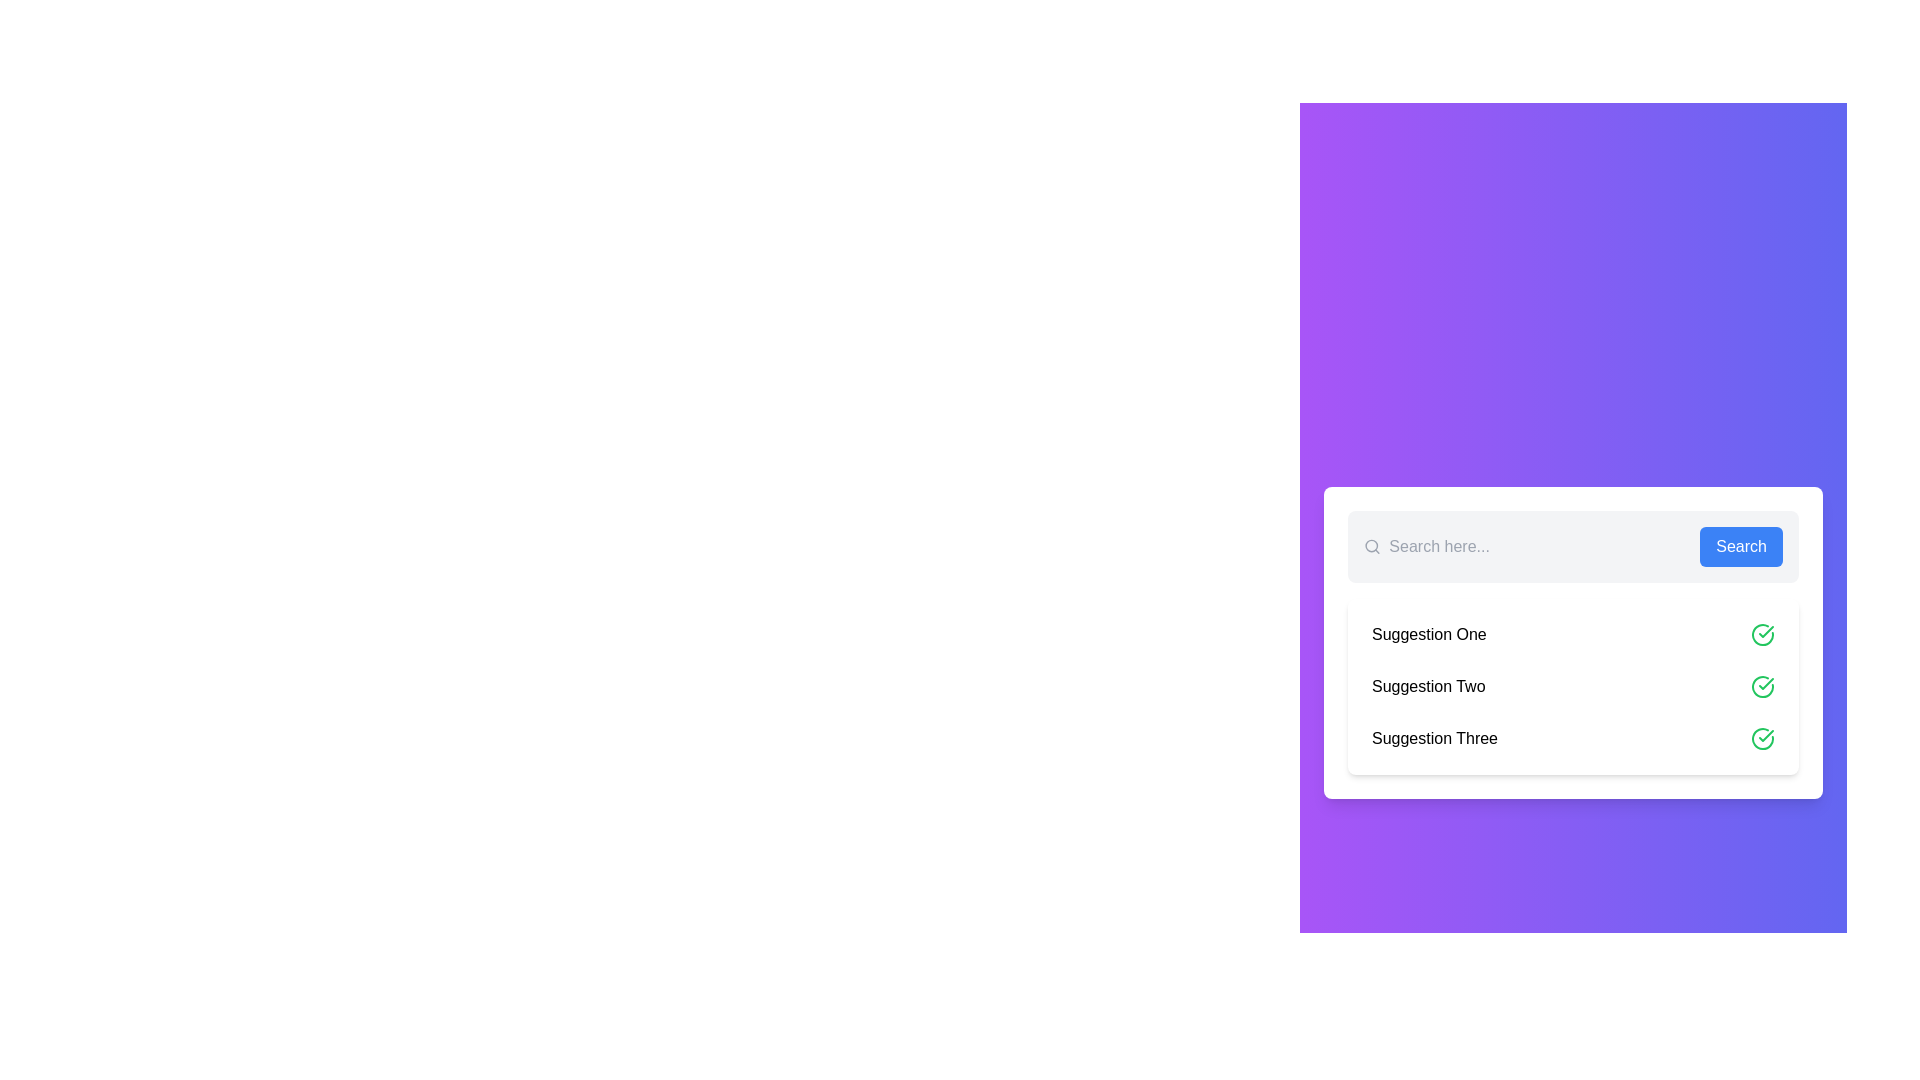  I want to click on the graphical icon that indicates successful selection, located in the third row to the far right of 'Suggestion Two', so click(1762, 739).